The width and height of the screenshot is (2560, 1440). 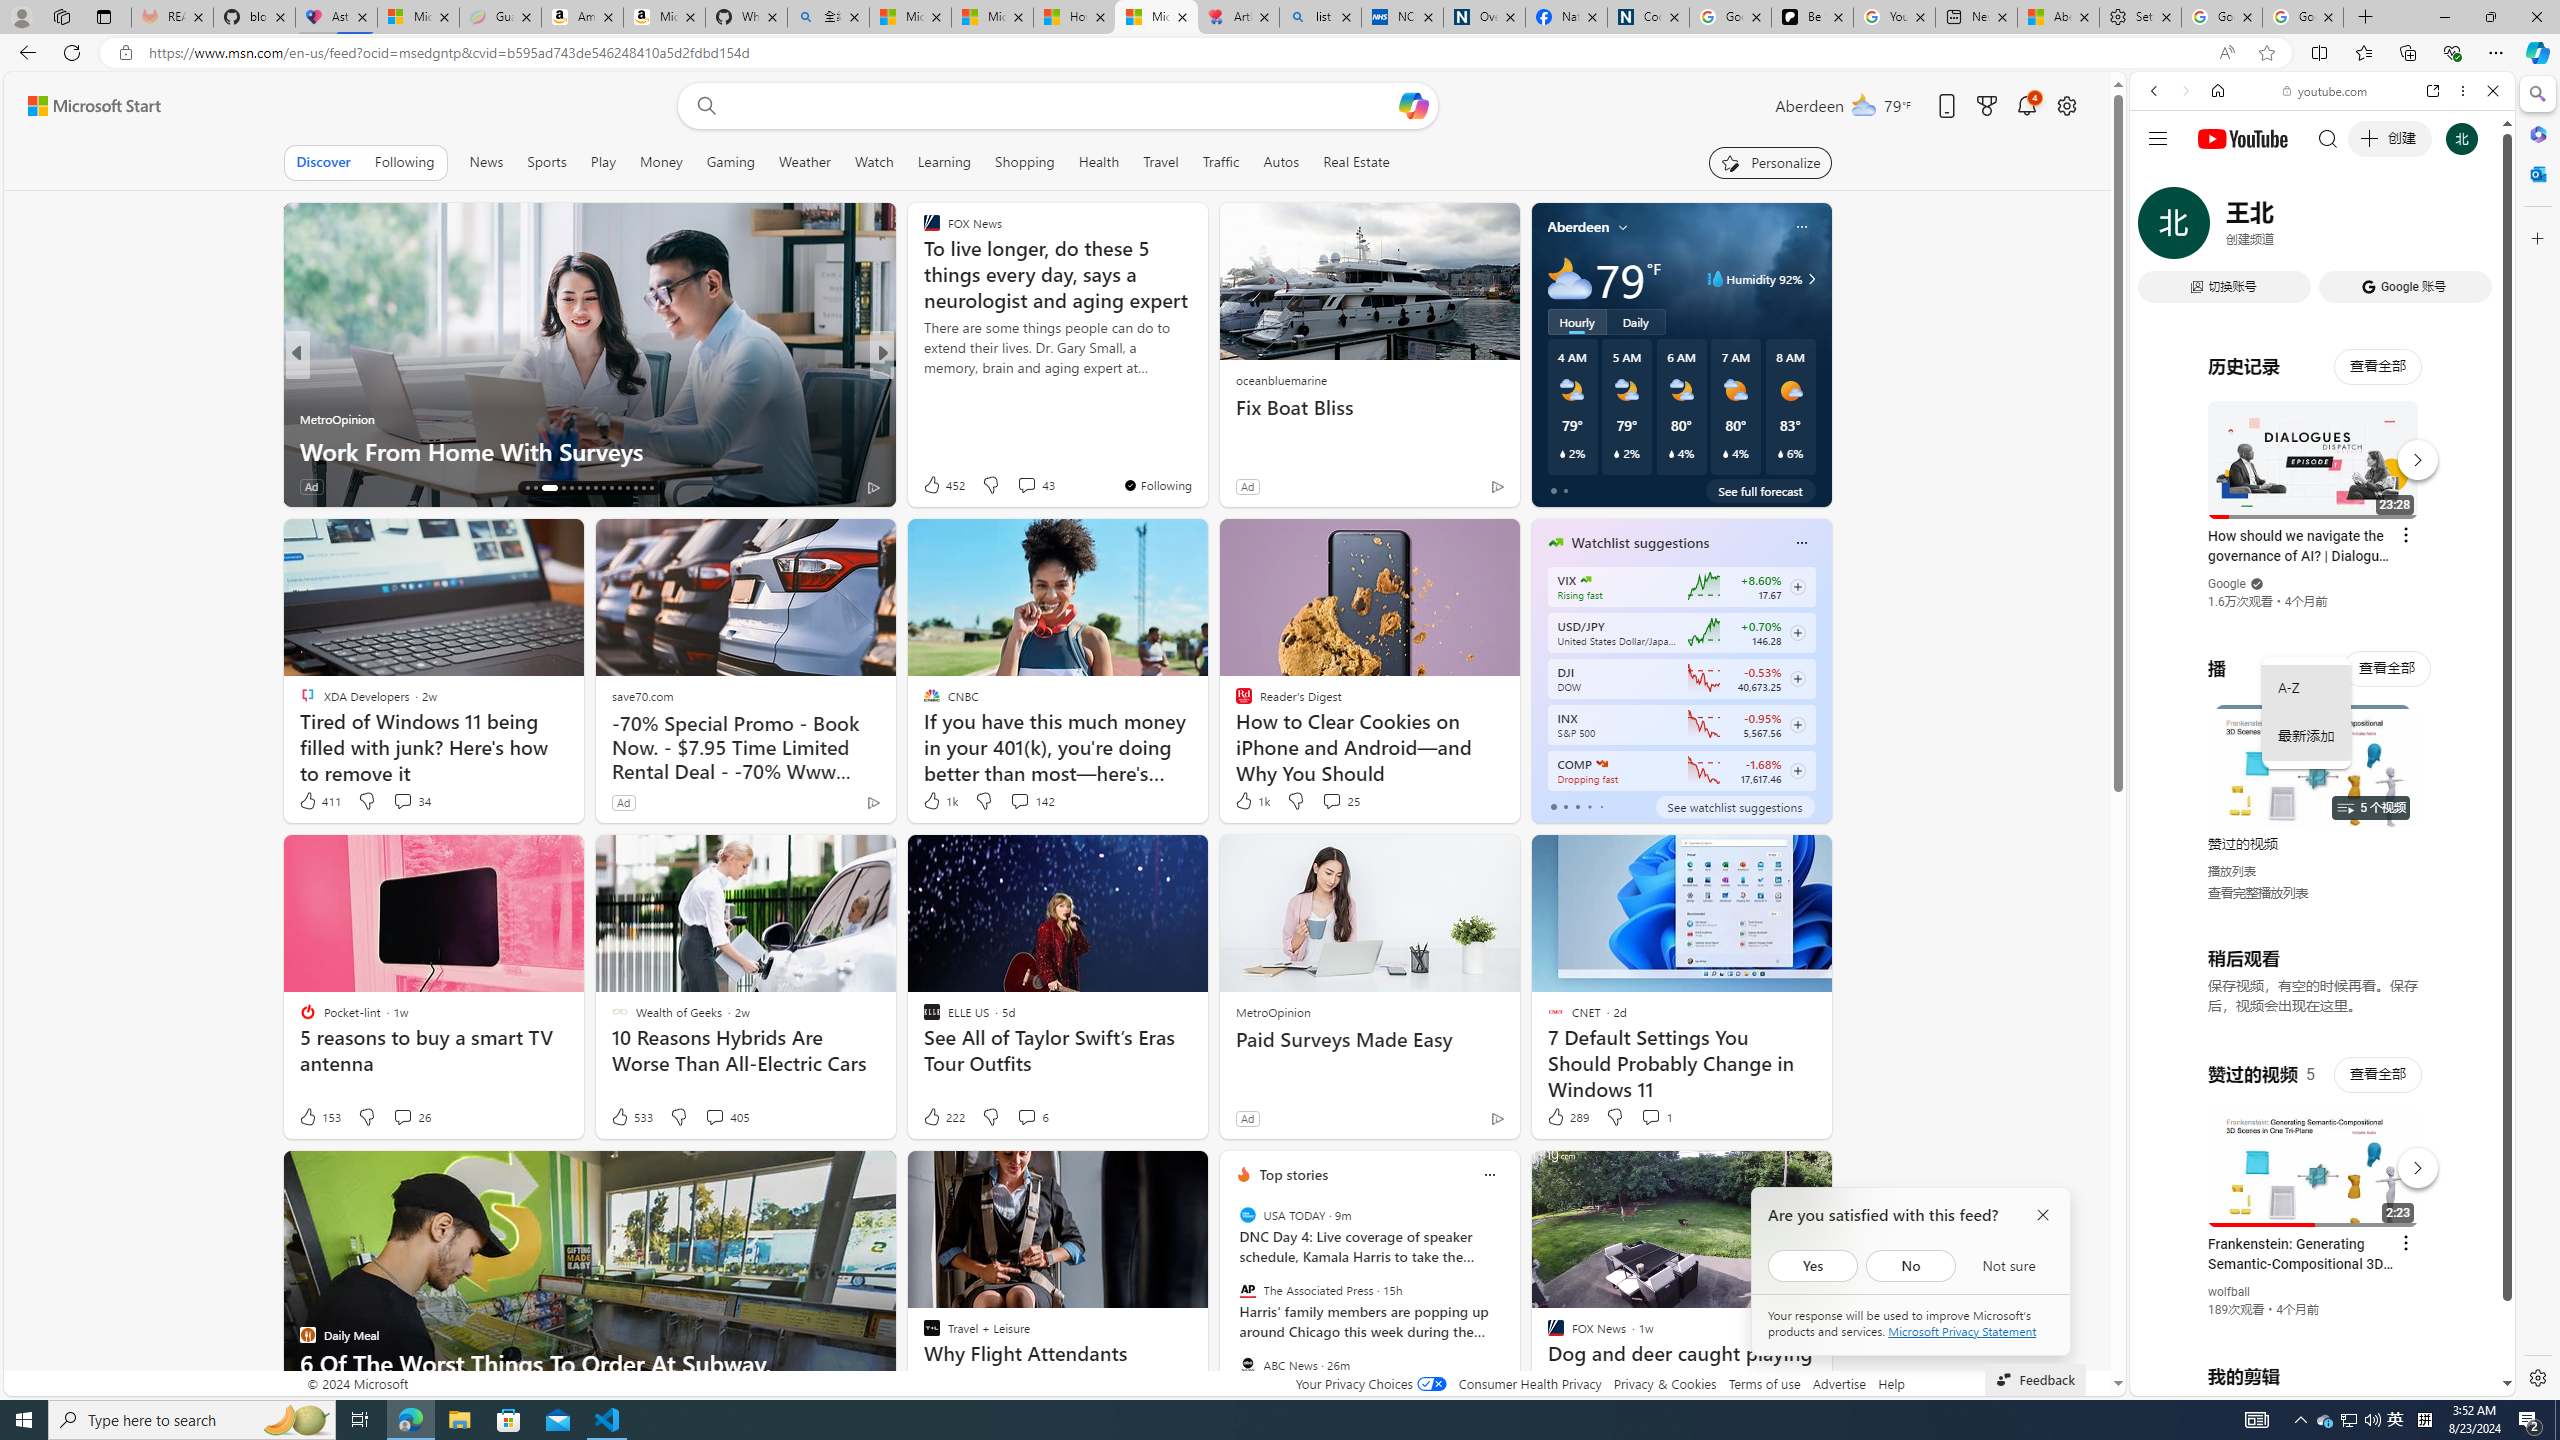 What do you see at coordinates (2373, 229) in the screenshot?
I see `'SEARCH TOOLS'` at bounding box center [2373, 229].